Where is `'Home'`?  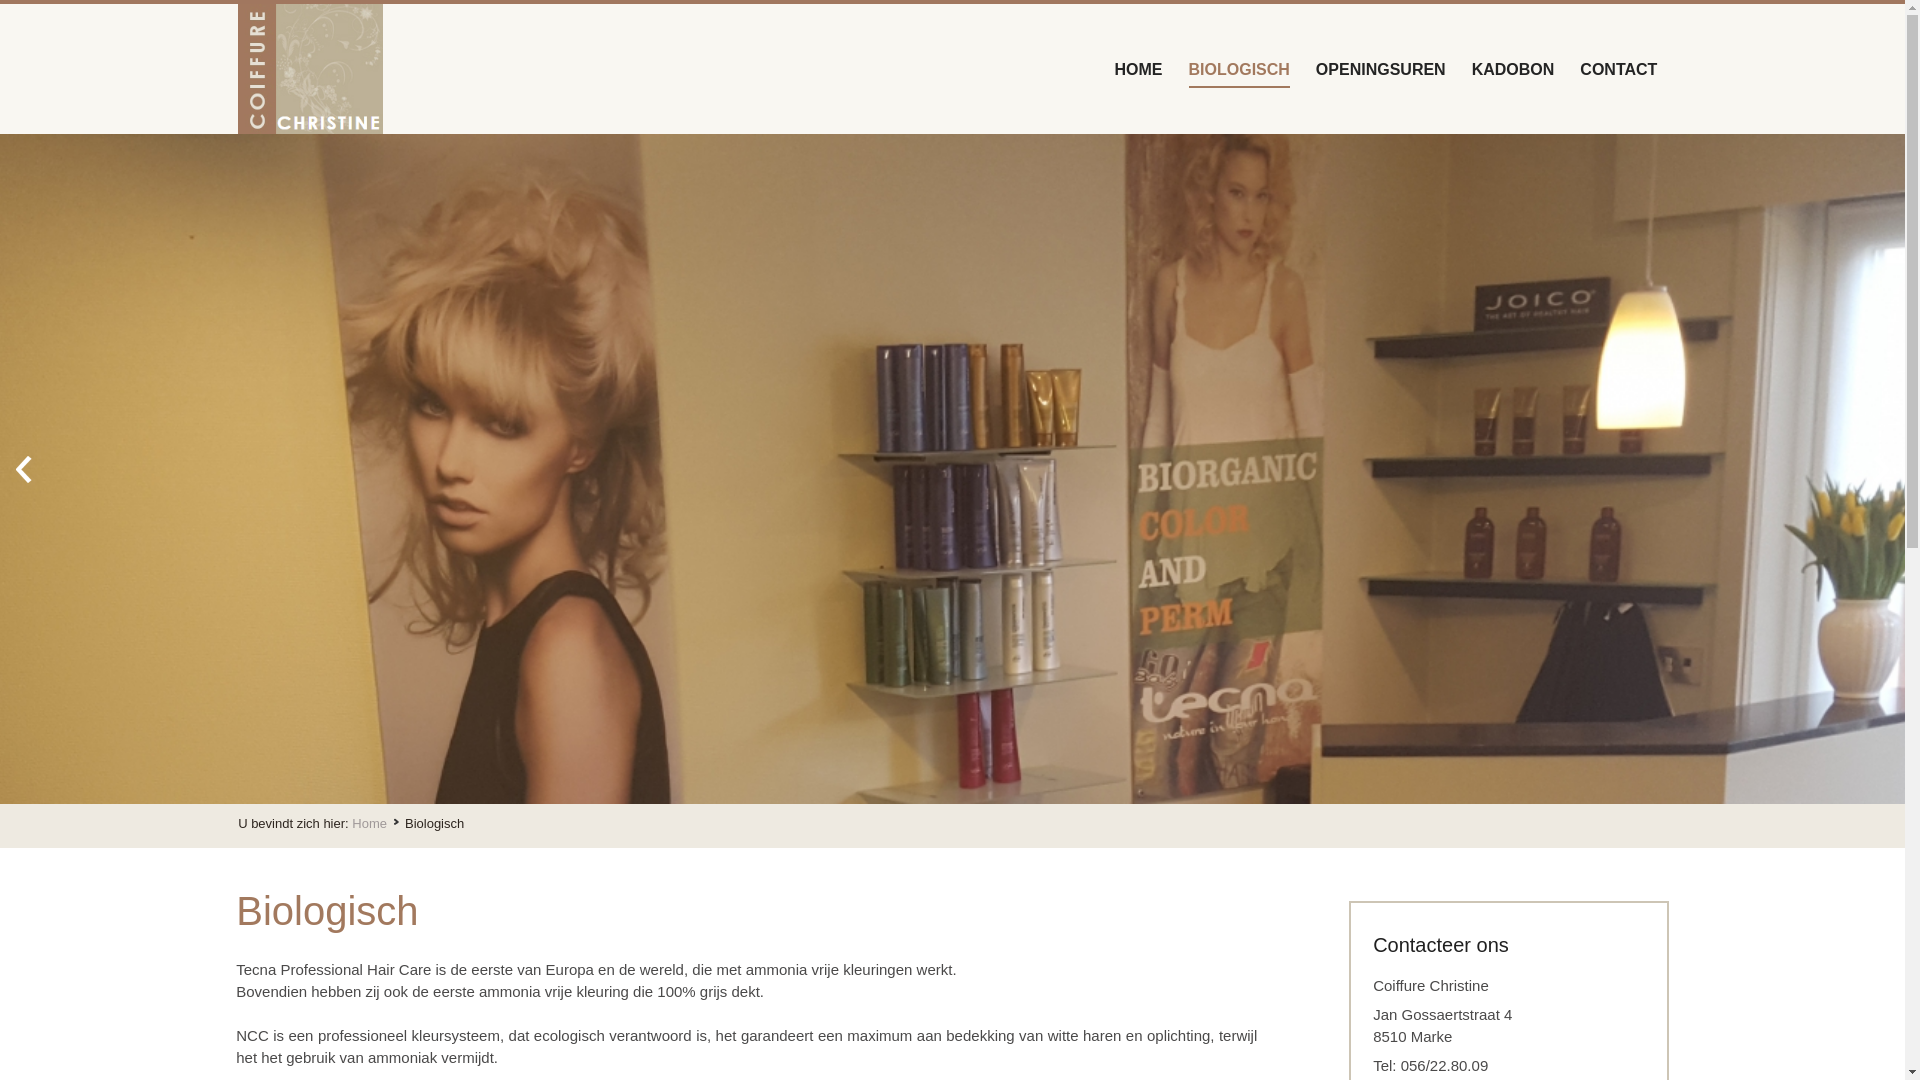 'Home' is located at coordinates (378, 823).